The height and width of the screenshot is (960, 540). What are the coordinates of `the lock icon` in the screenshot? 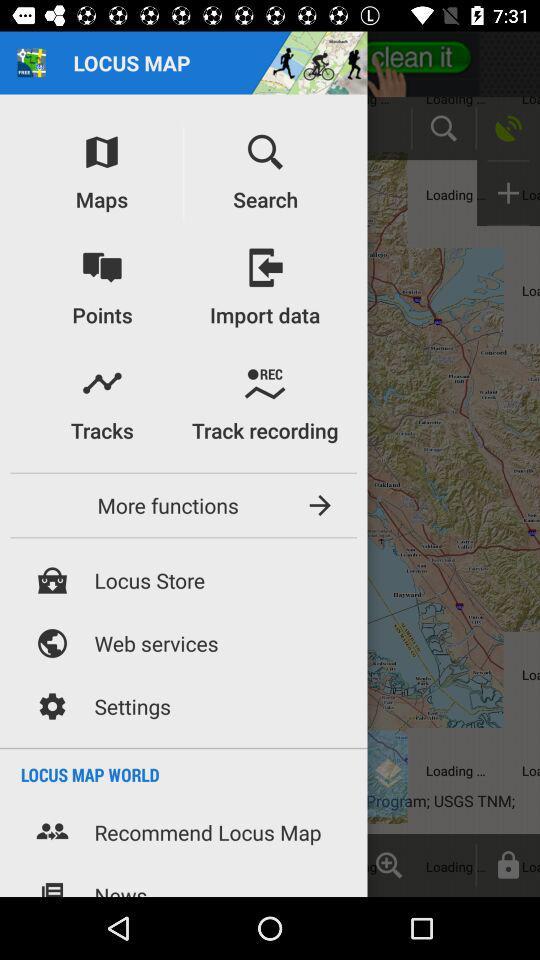 It's located at (508, 864).